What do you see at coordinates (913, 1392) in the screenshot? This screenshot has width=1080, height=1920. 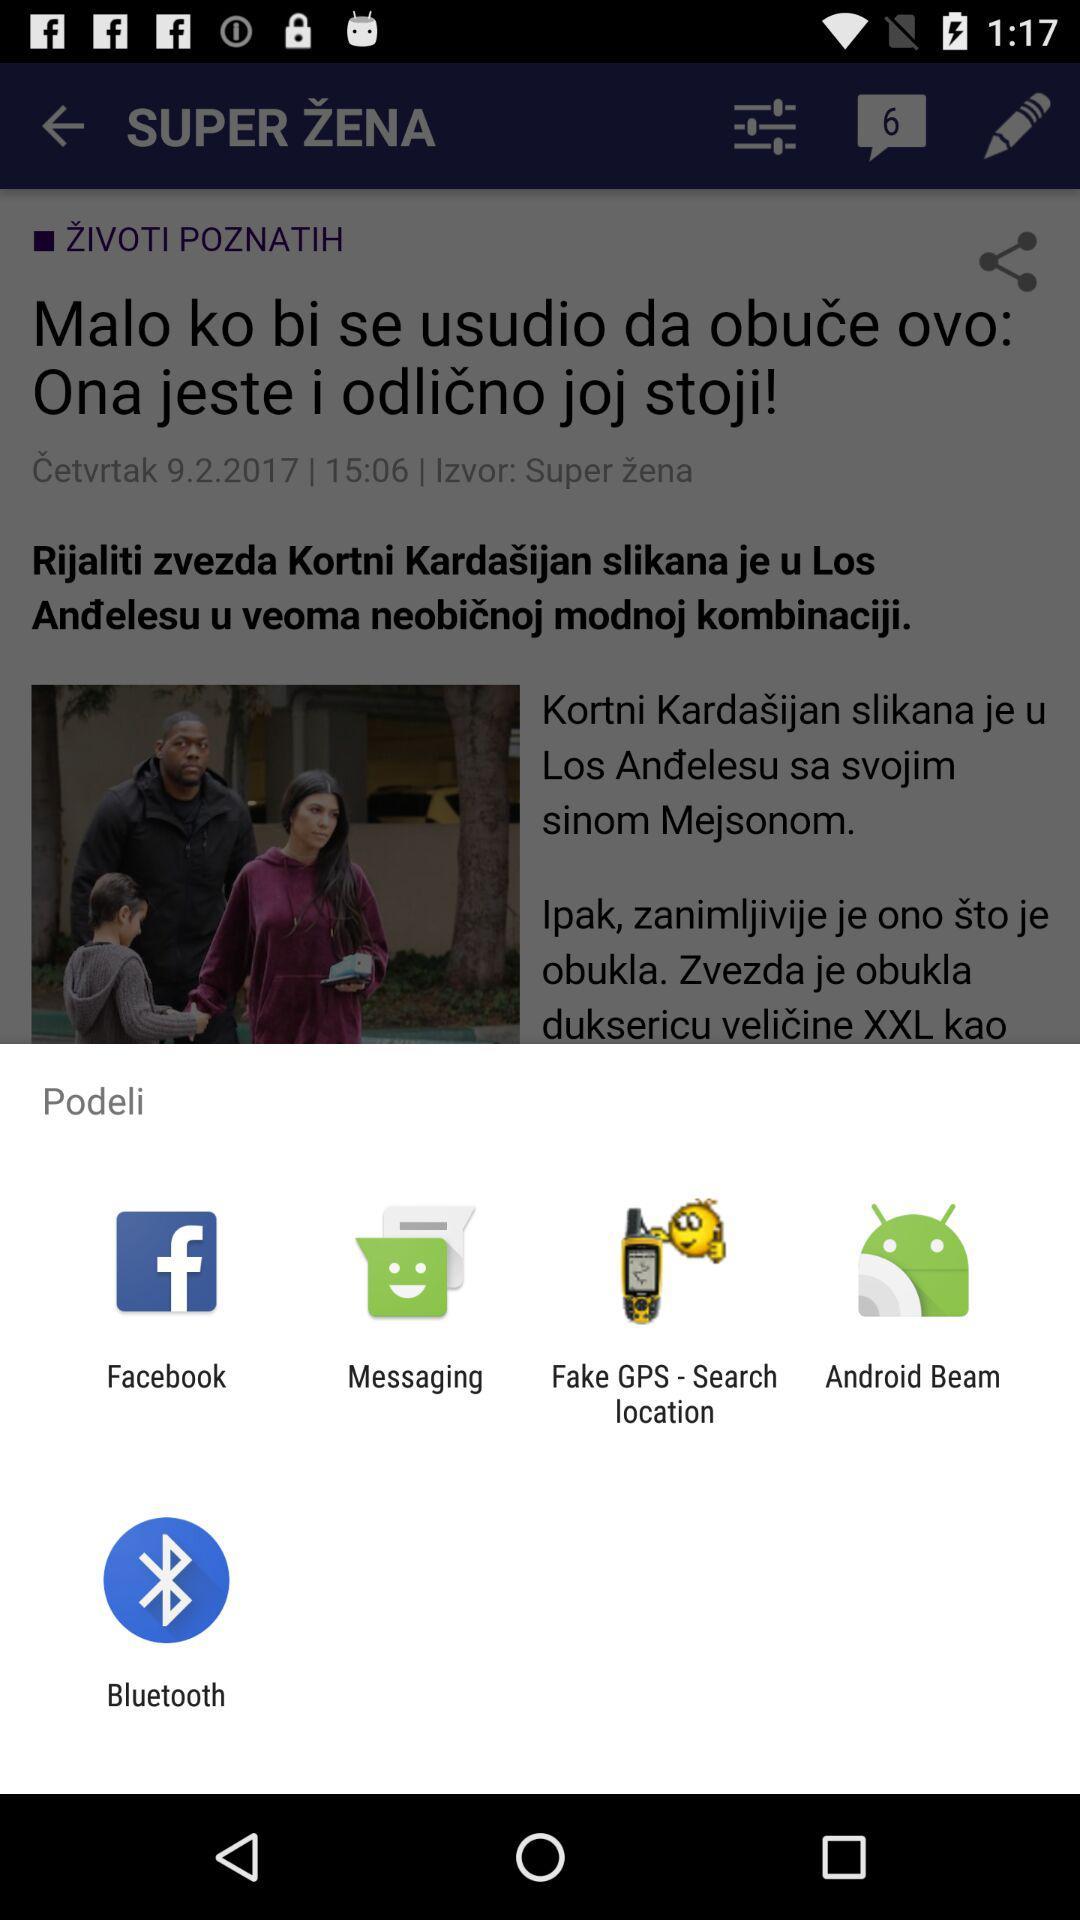 I see `the android beam` at bounding box center [913, 1392].